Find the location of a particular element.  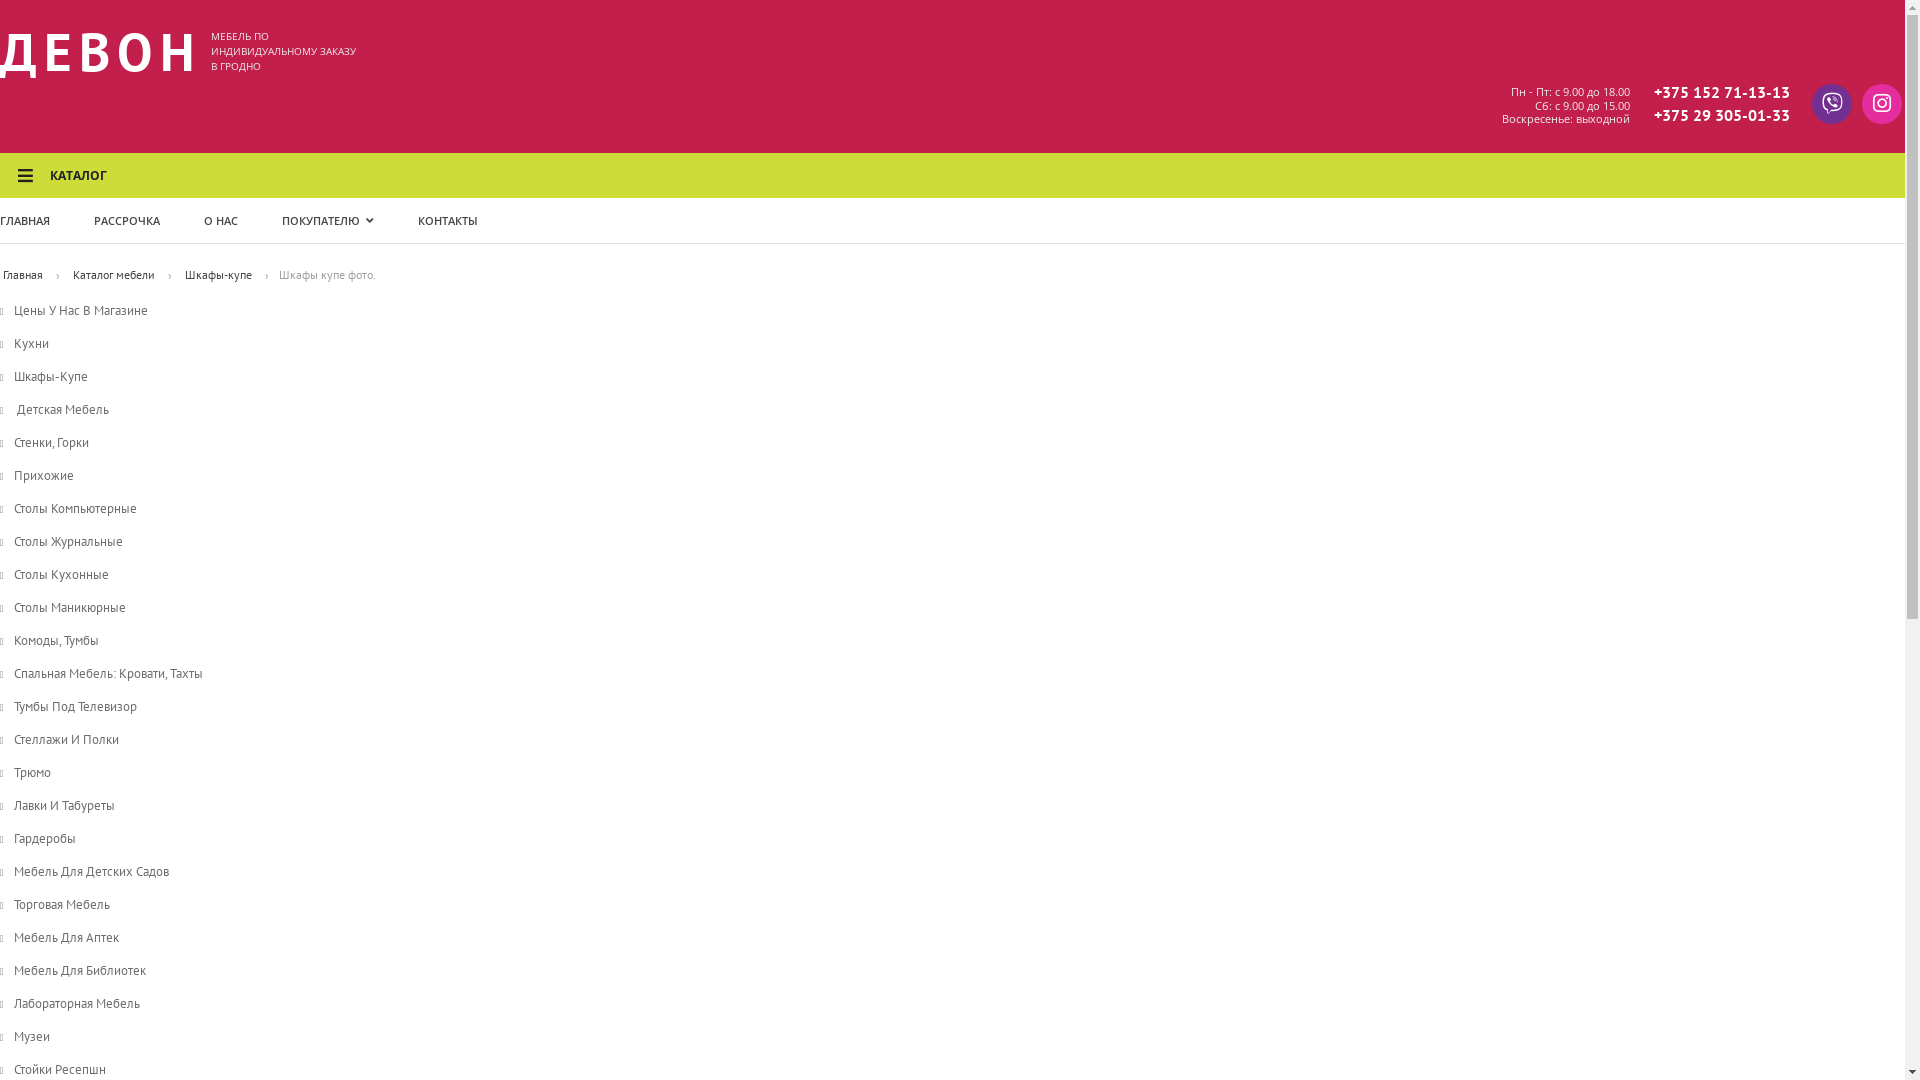

'+375 29 305-01-33' is located at coordinates (1721, 115).